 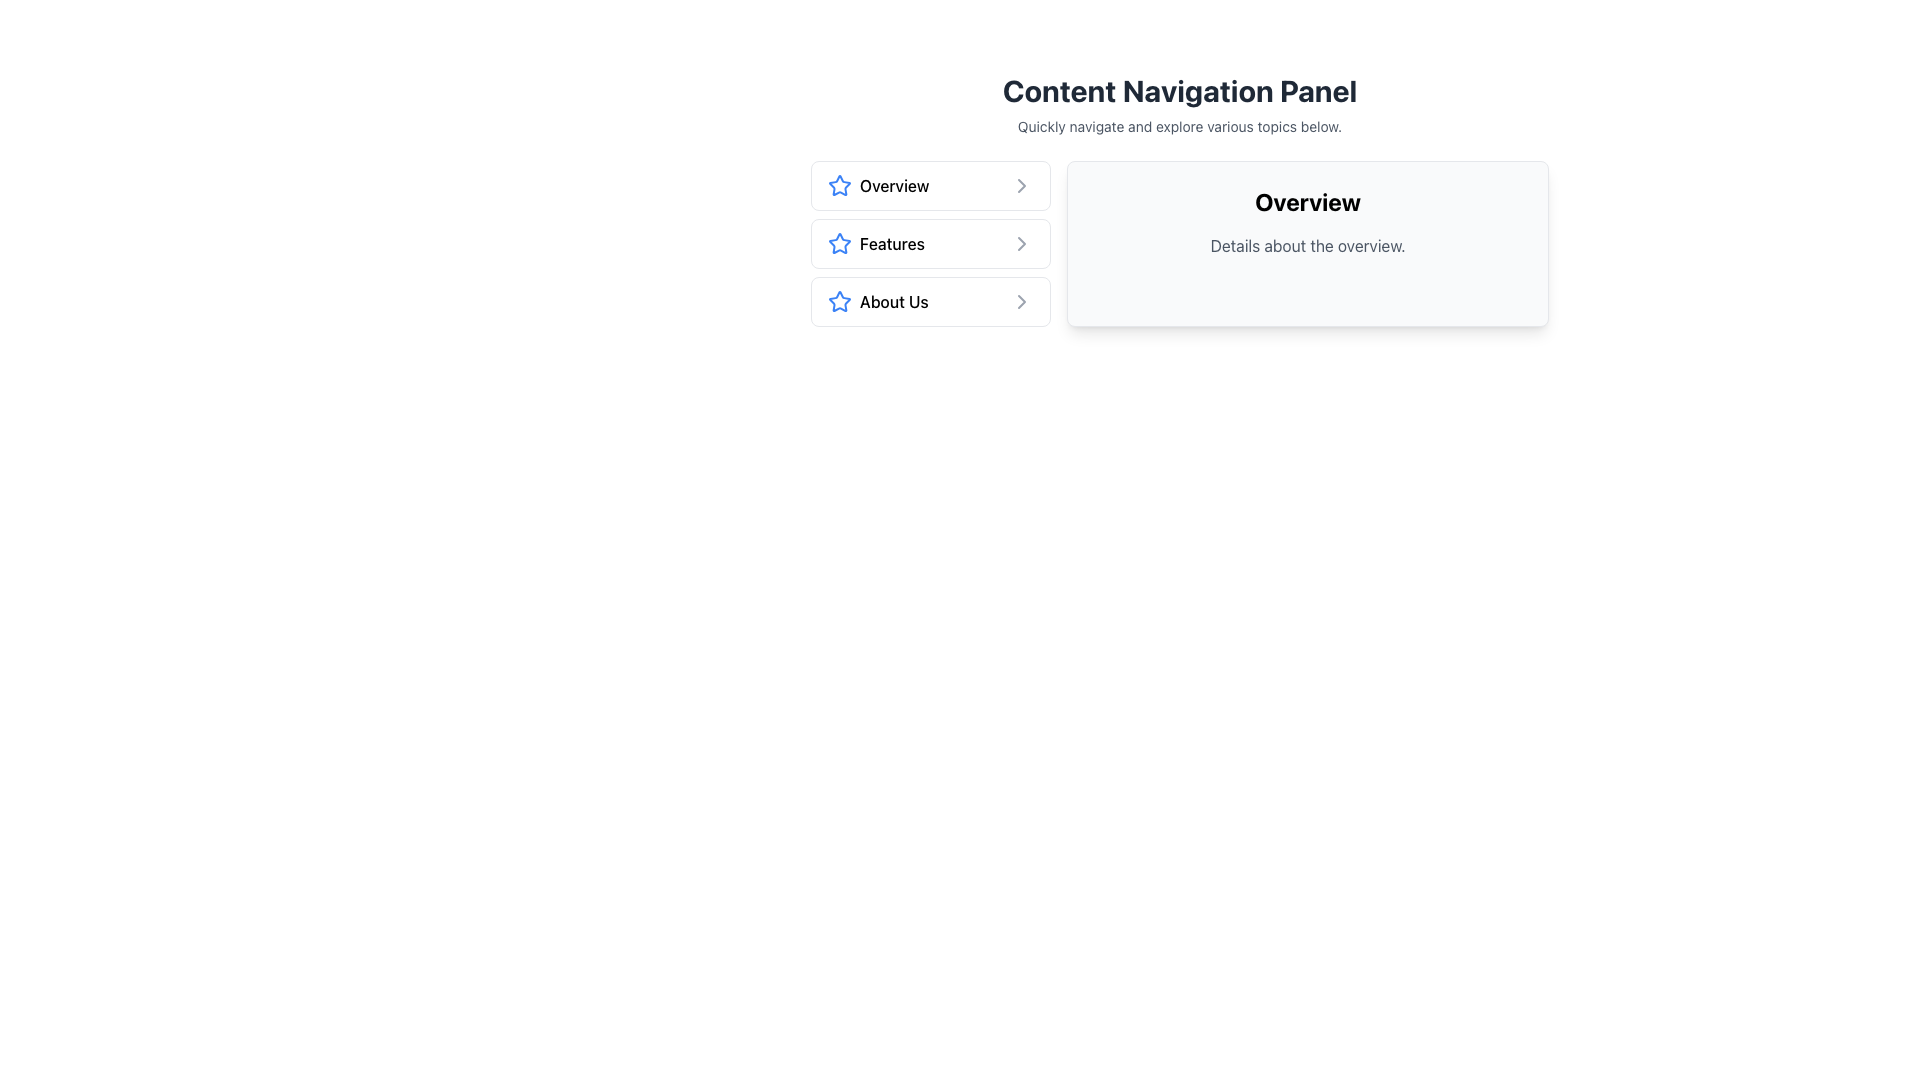 I want to click on guidance text 'Quickly navigate and explore various topics below.' located beneath the title 'Content Navigation Panel', so click(x=1180, y=127).